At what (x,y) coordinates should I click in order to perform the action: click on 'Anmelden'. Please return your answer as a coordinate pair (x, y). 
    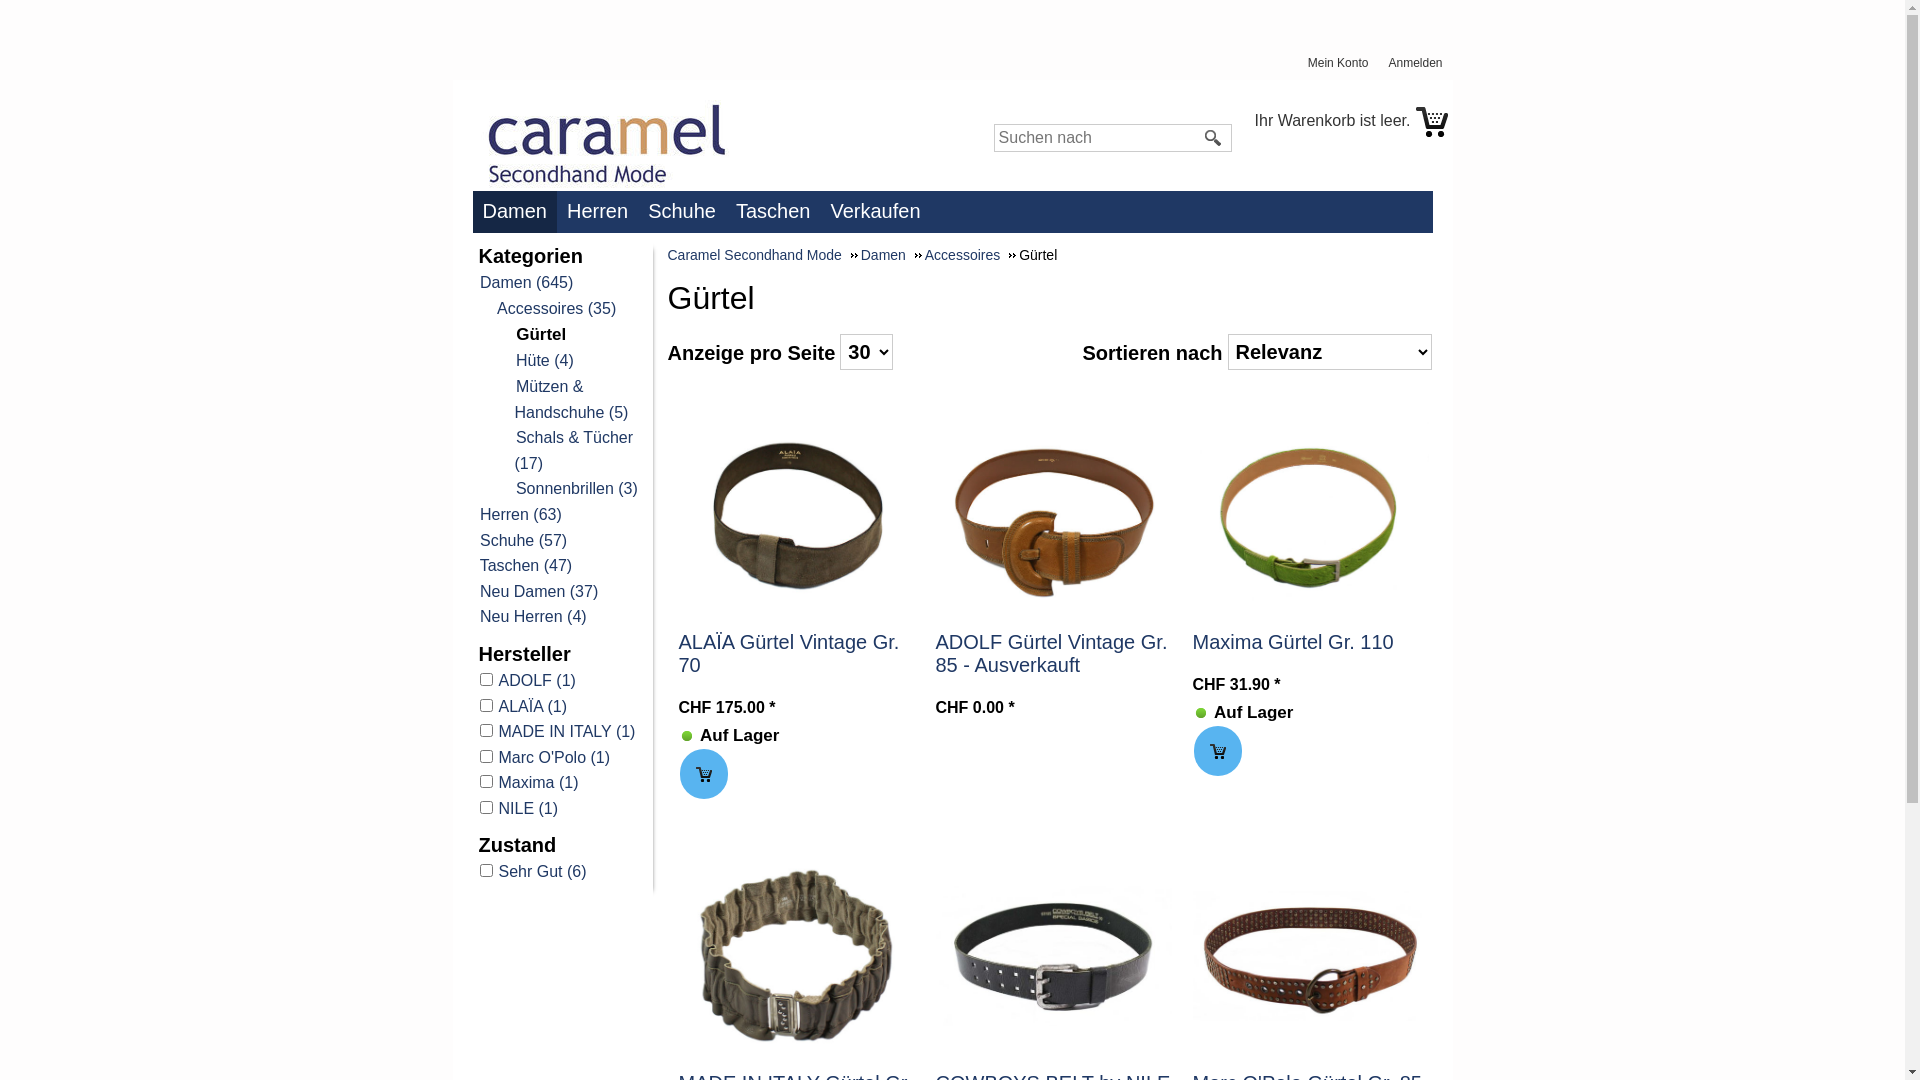
    Looking at the image, I should click on (1419, 62).